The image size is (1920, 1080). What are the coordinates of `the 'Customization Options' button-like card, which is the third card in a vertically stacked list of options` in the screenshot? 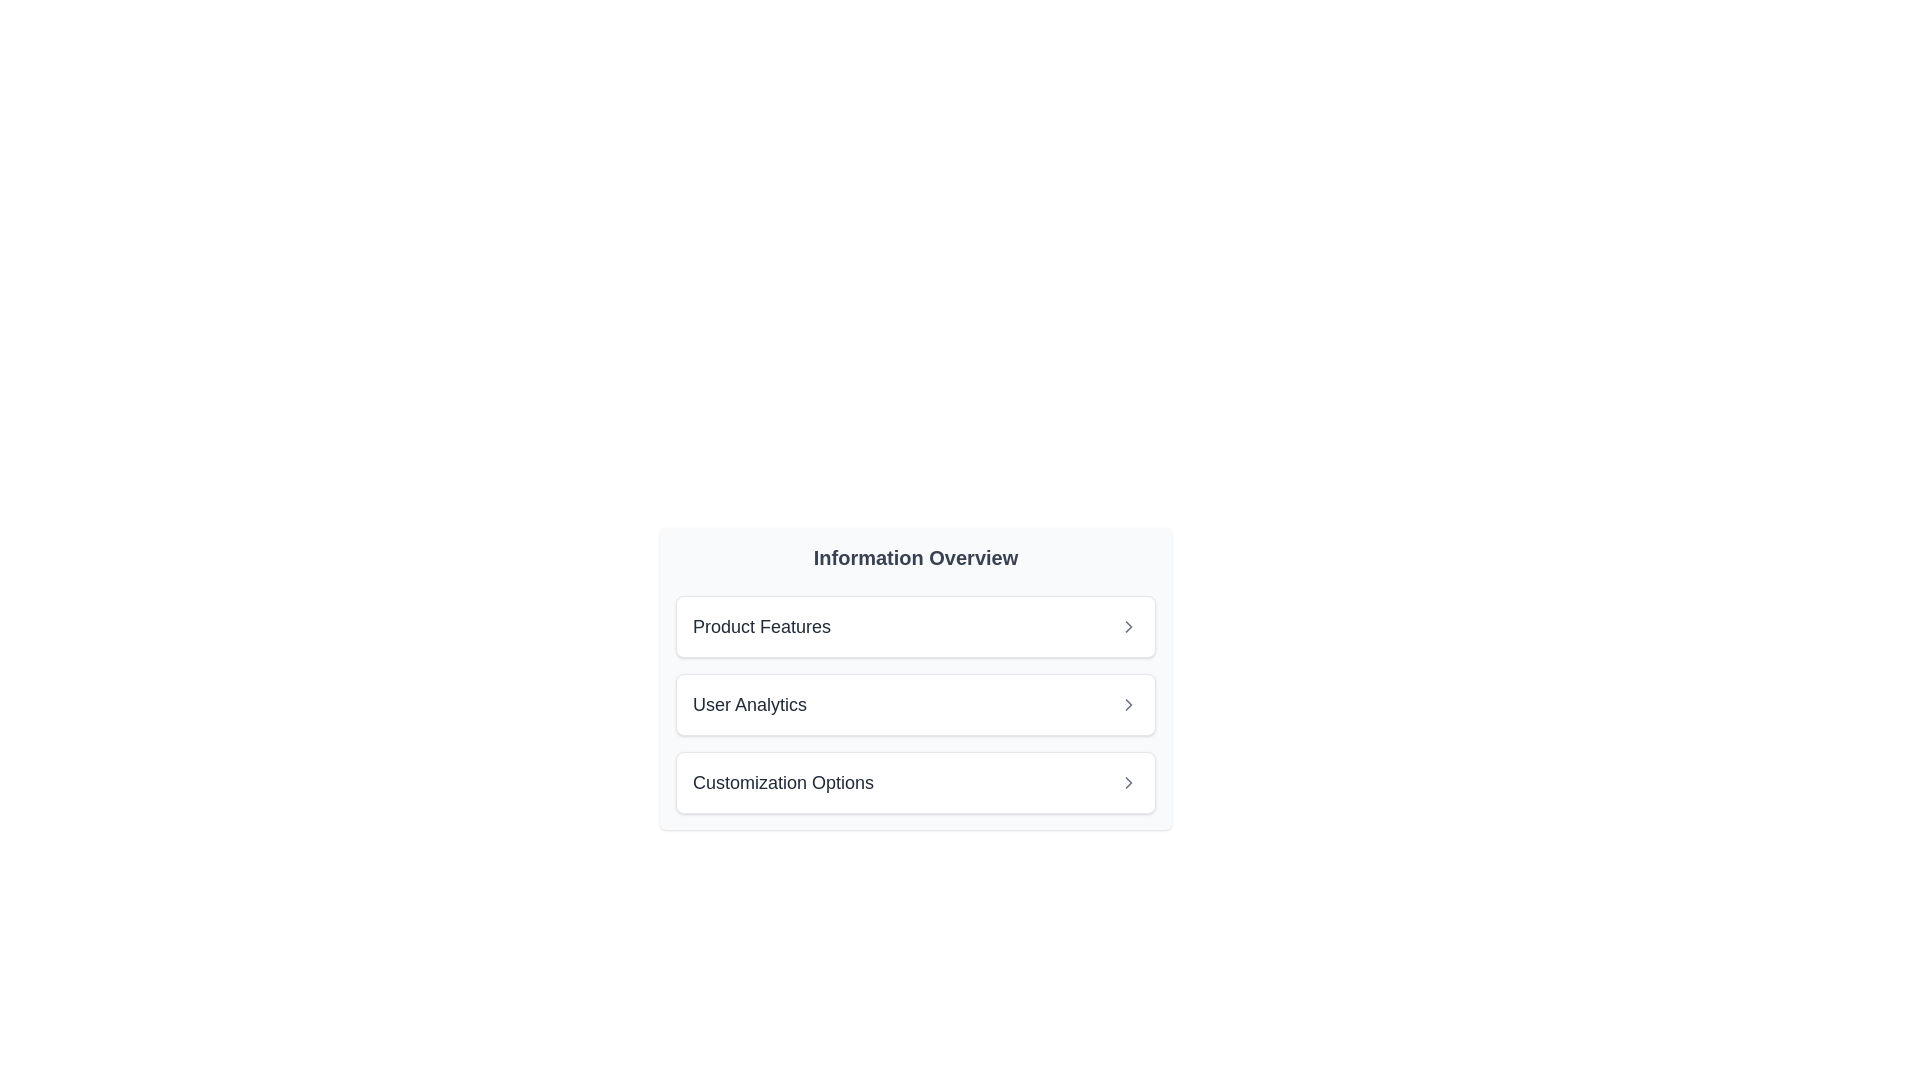 It's located at (915, 782).